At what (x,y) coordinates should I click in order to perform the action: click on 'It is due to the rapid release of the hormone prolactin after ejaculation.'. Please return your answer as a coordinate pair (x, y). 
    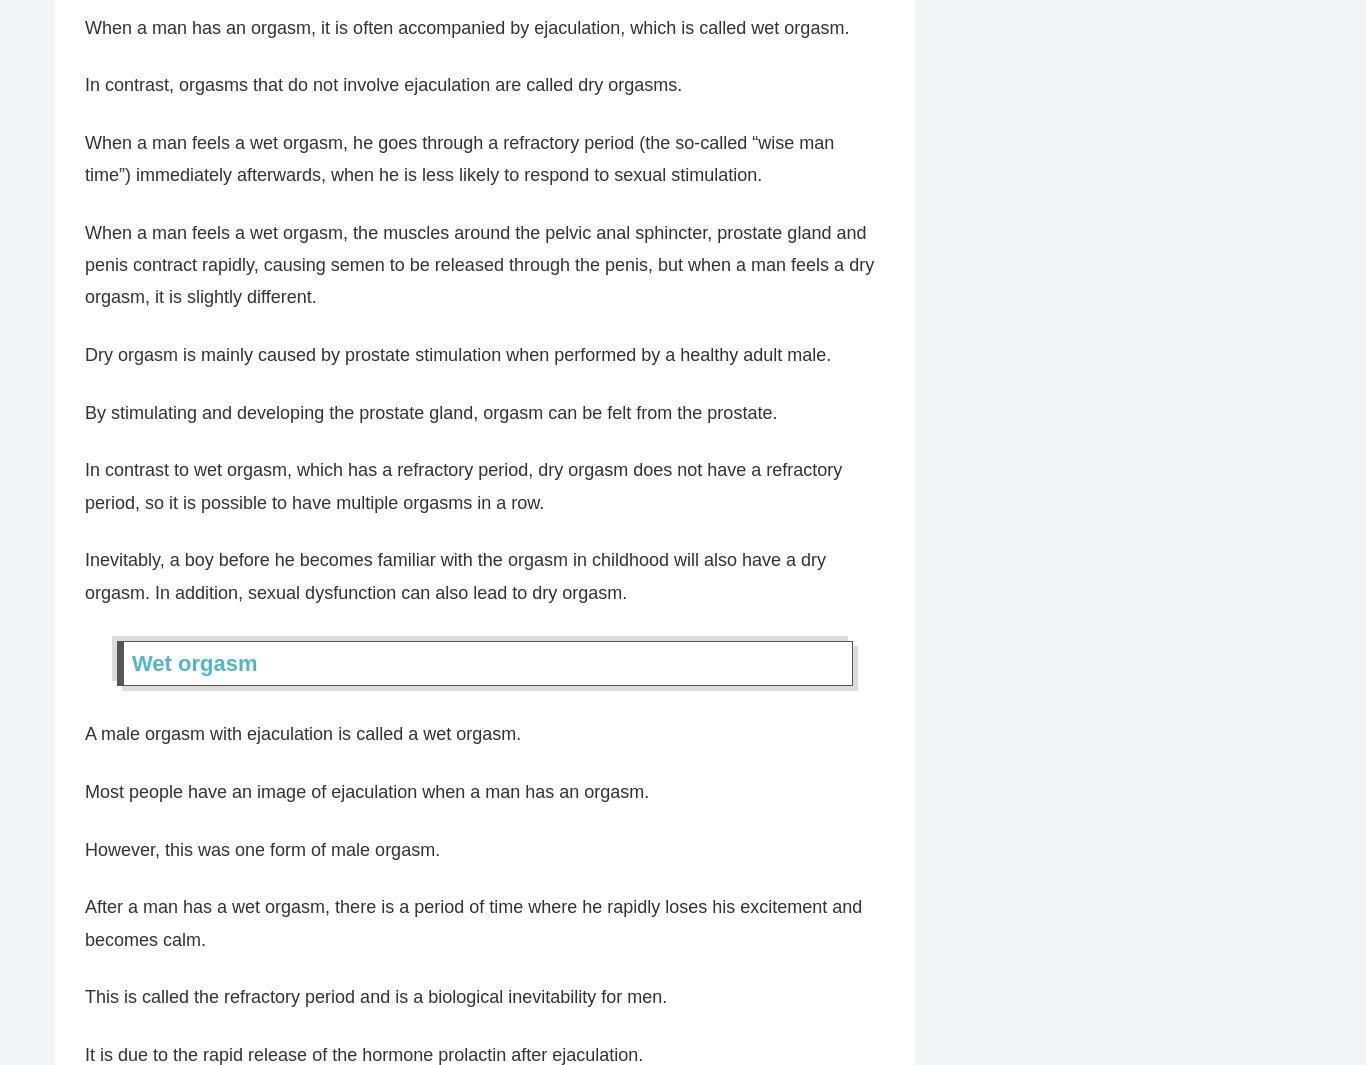
    Looking at the image, I should click on (363, 1054).